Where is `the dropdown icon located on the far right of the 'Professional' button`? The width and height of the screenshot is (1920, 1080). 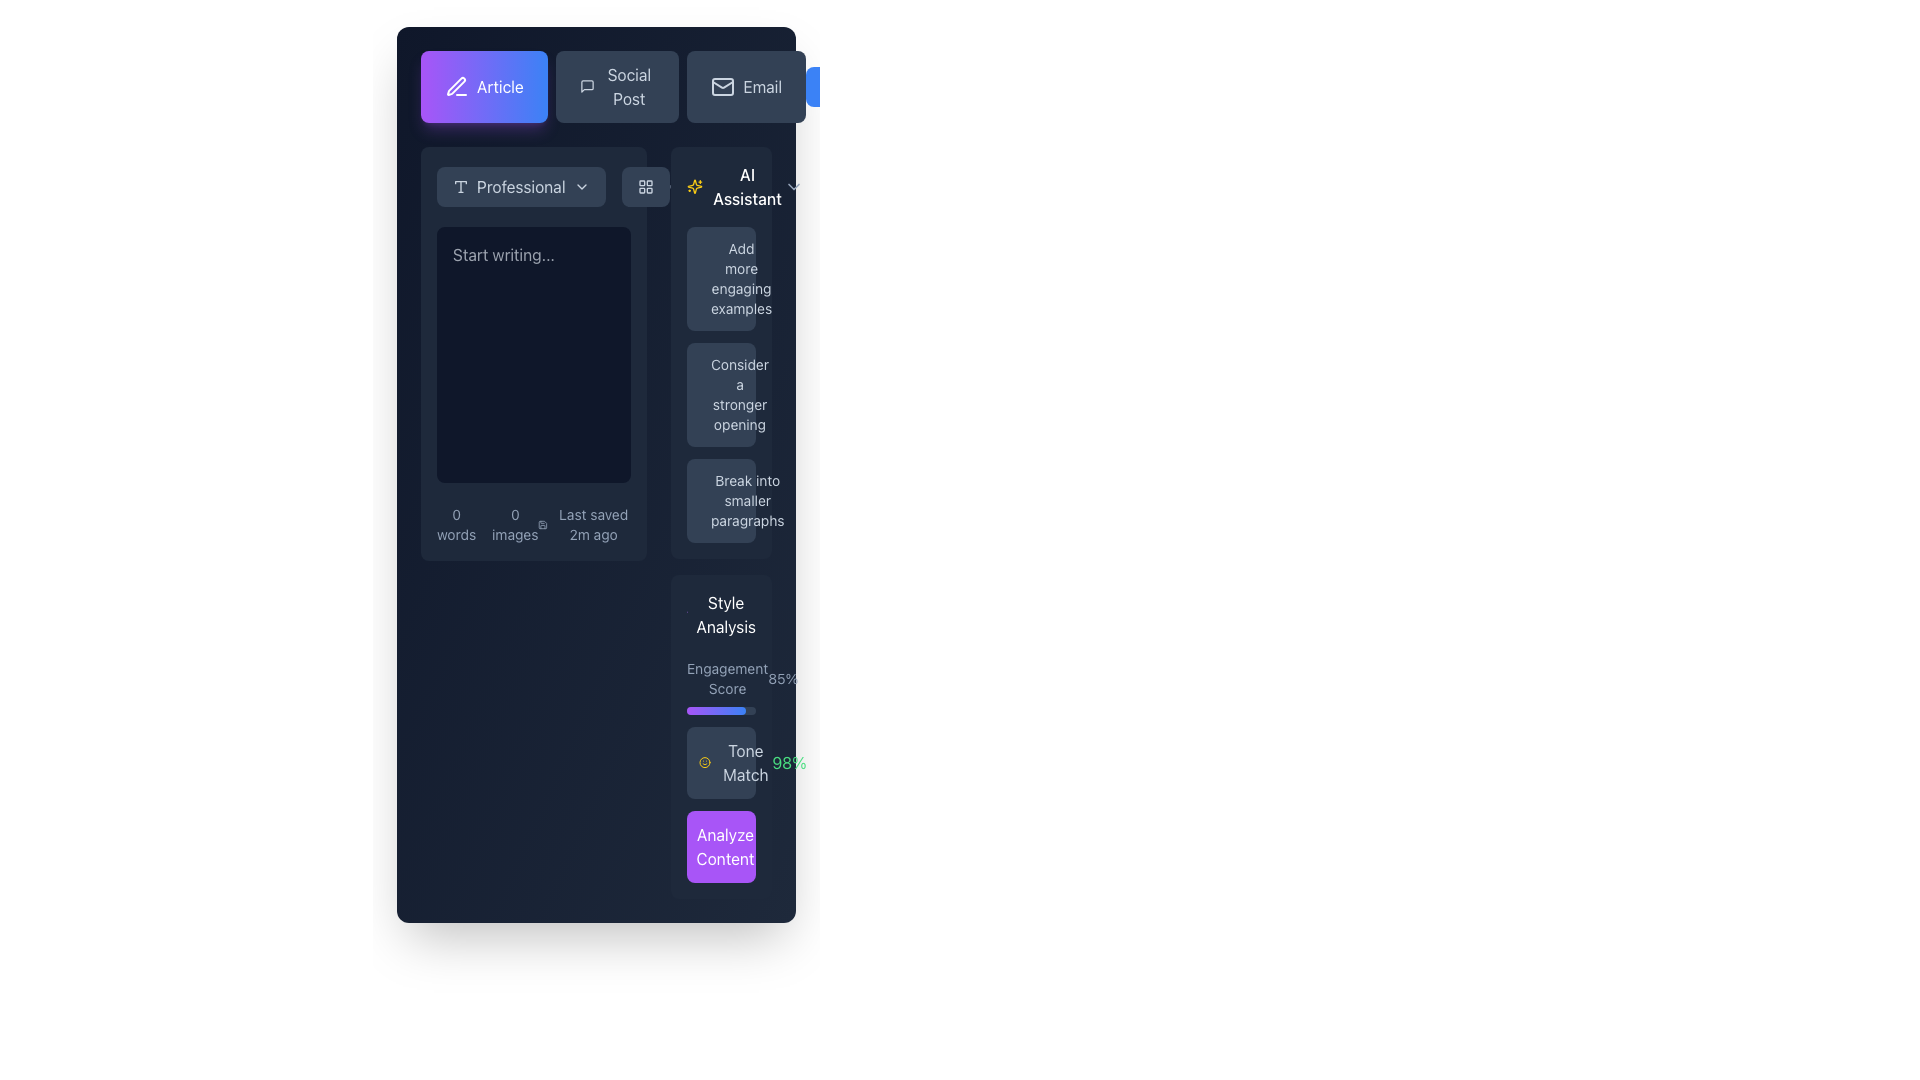
the dropdown icon located on the far right of the 'Professional' button is located at coordinates (580, 186).